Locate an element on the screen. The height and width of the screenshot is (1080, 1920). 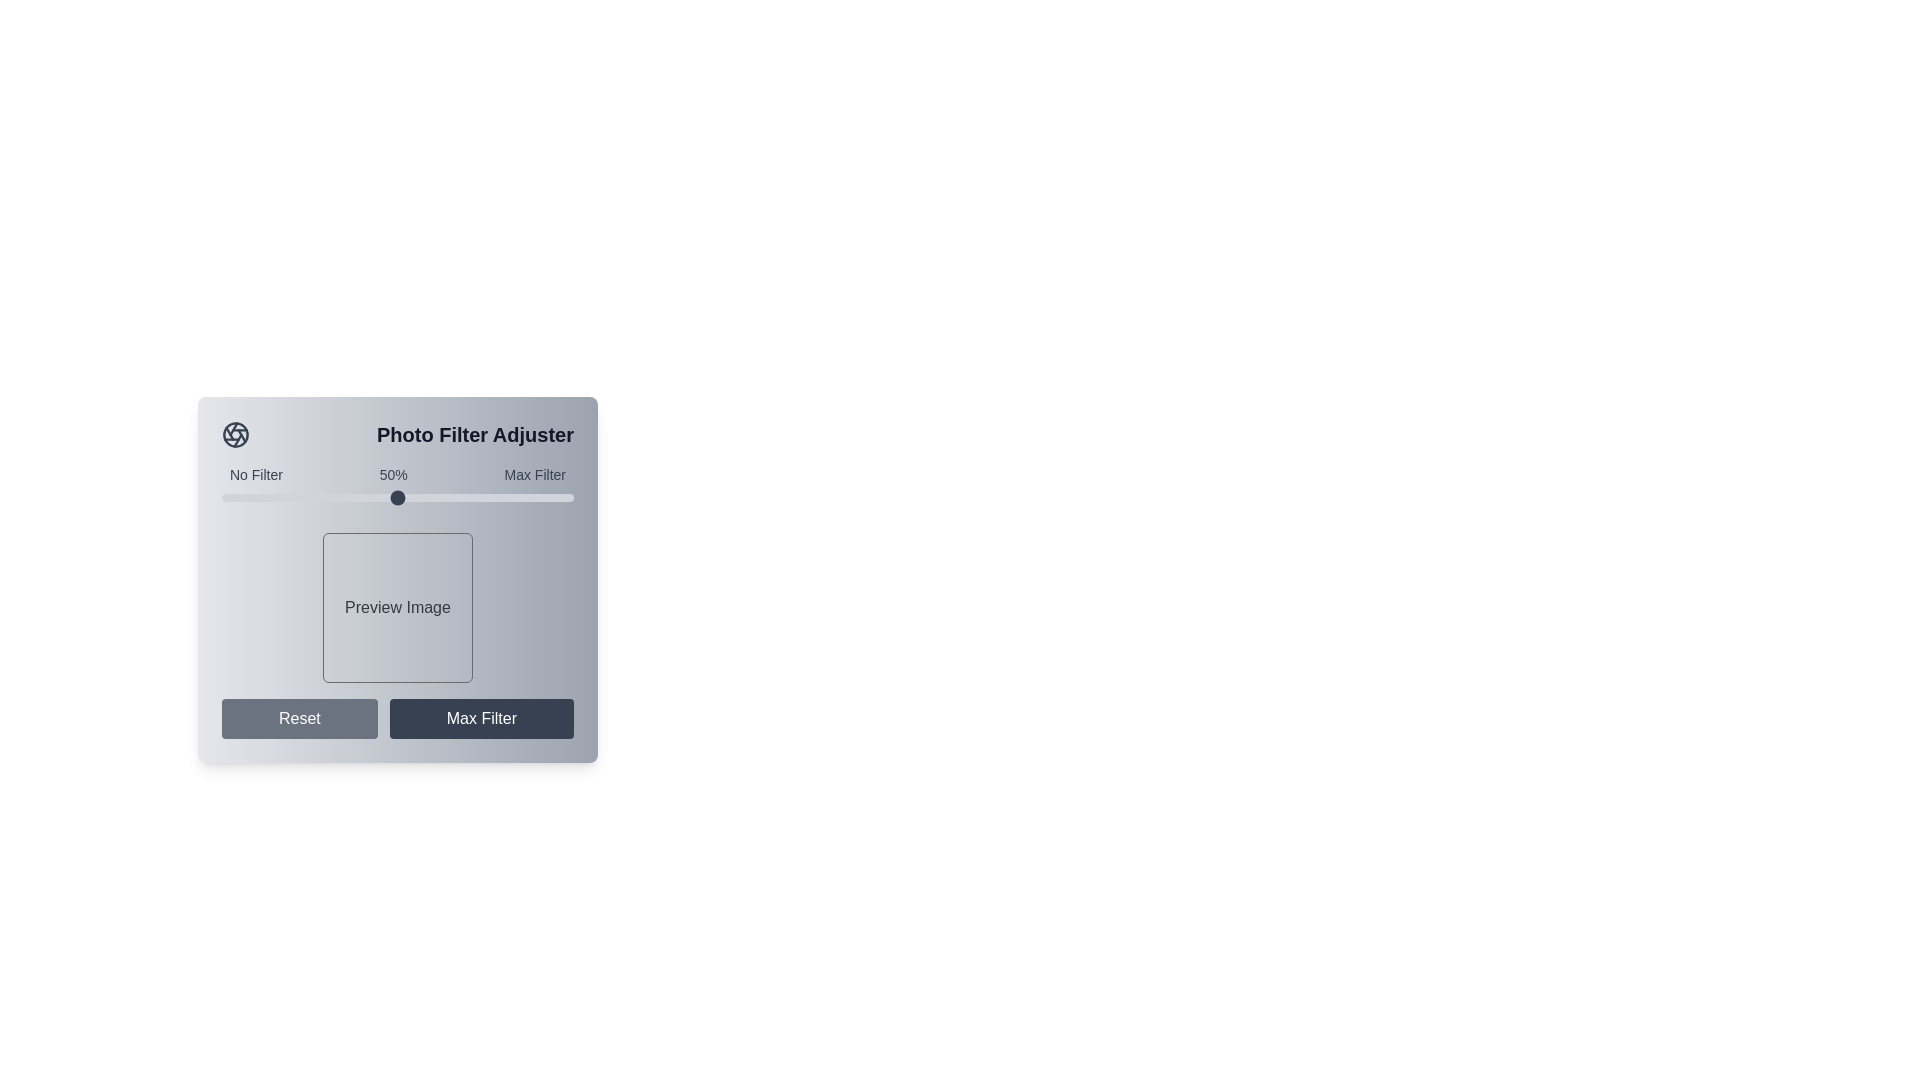
the Button Group located at the bottom of the 'Photo Filter Adjuster' panel is located at coordinates (398, 717).